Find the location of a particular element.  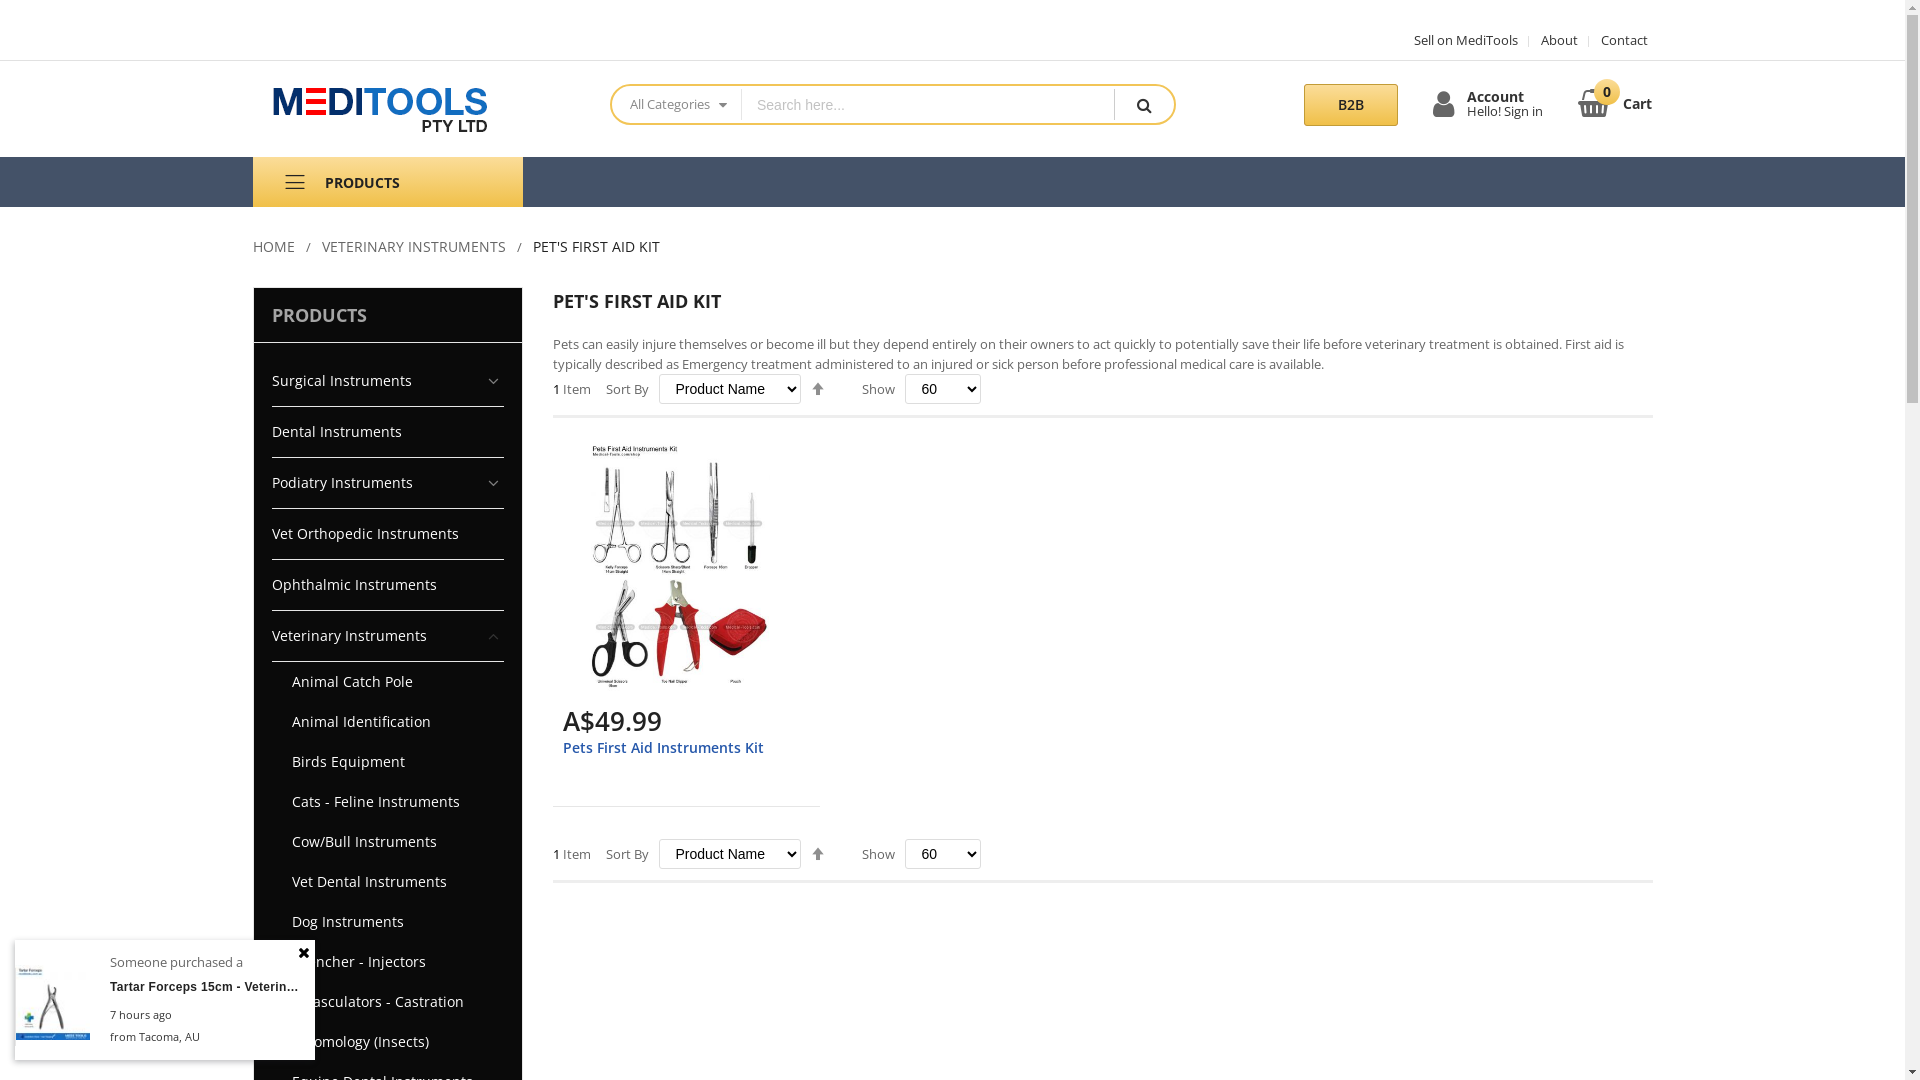

'Veterinary Instruments' is located at coordinates (388, 636).